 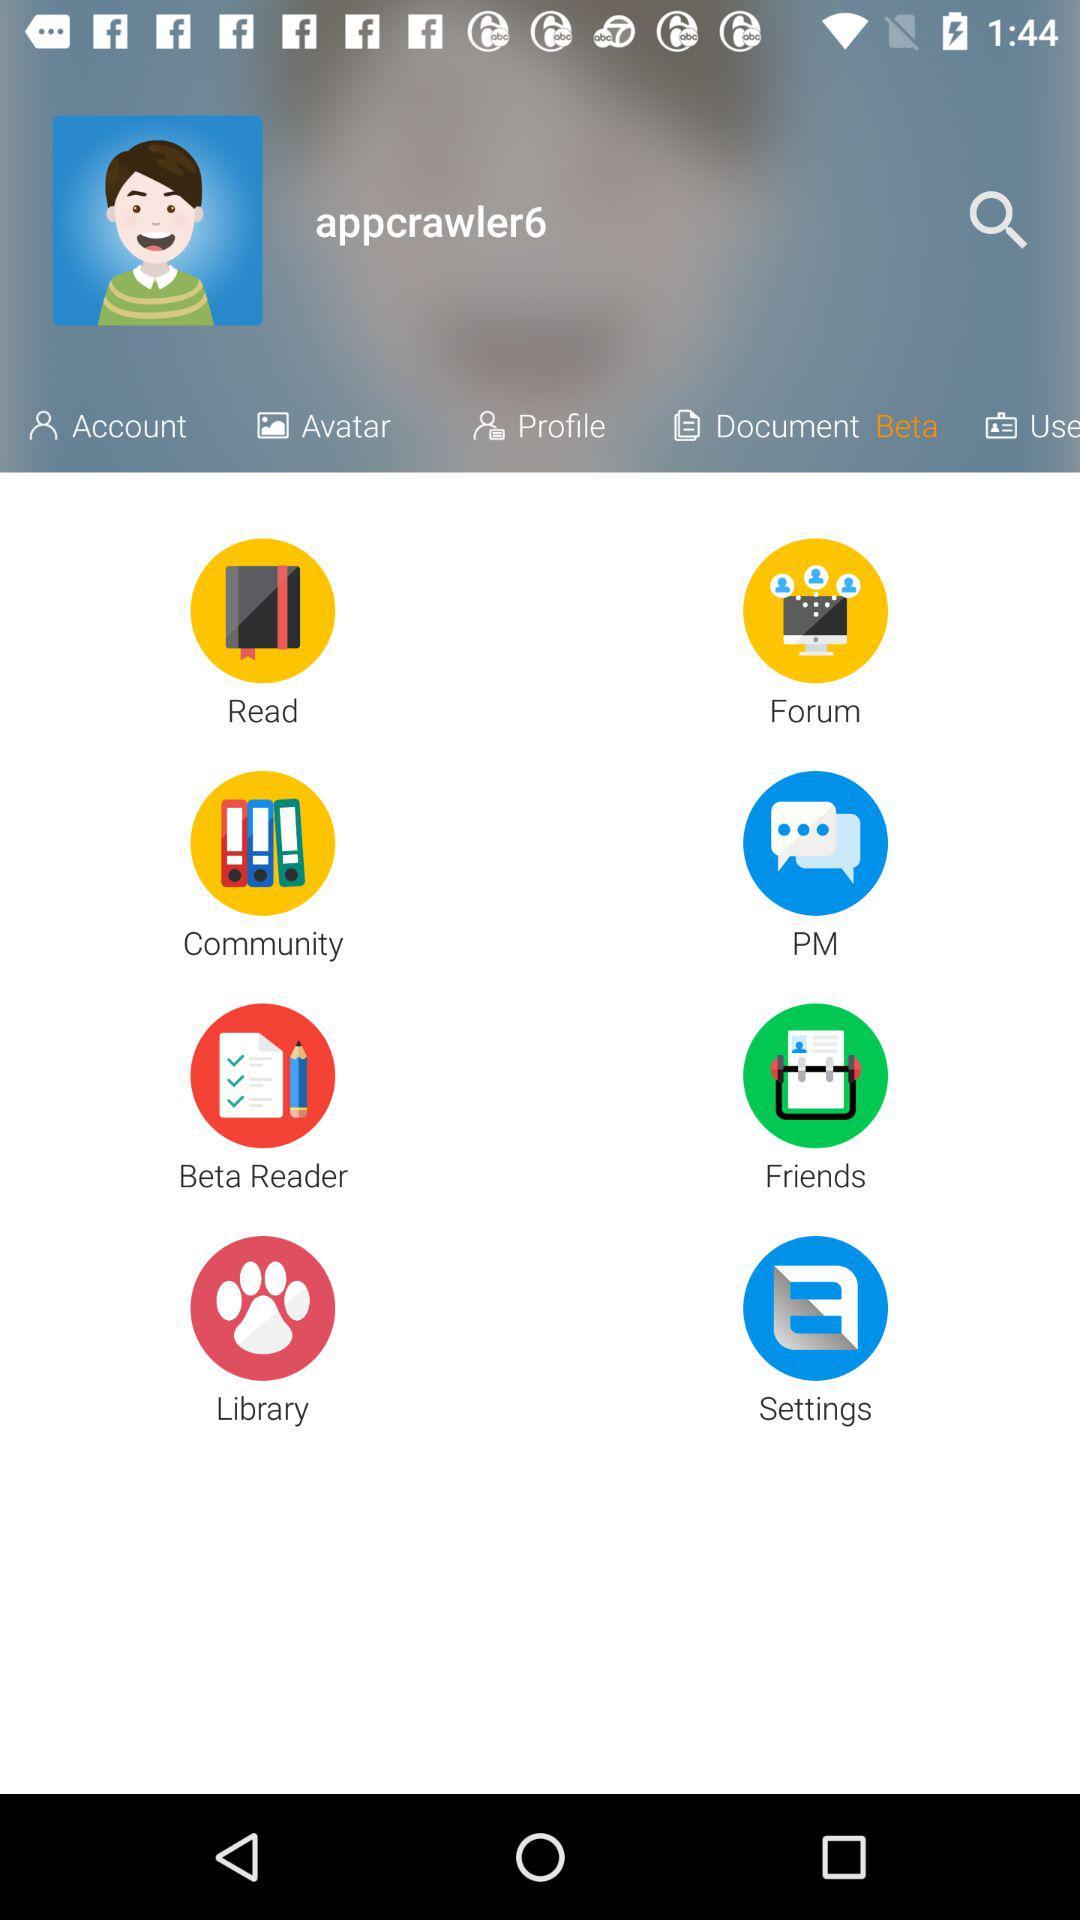 I want to click on icon to the left of appcrawler6 icon, so click(x=156, y=220).